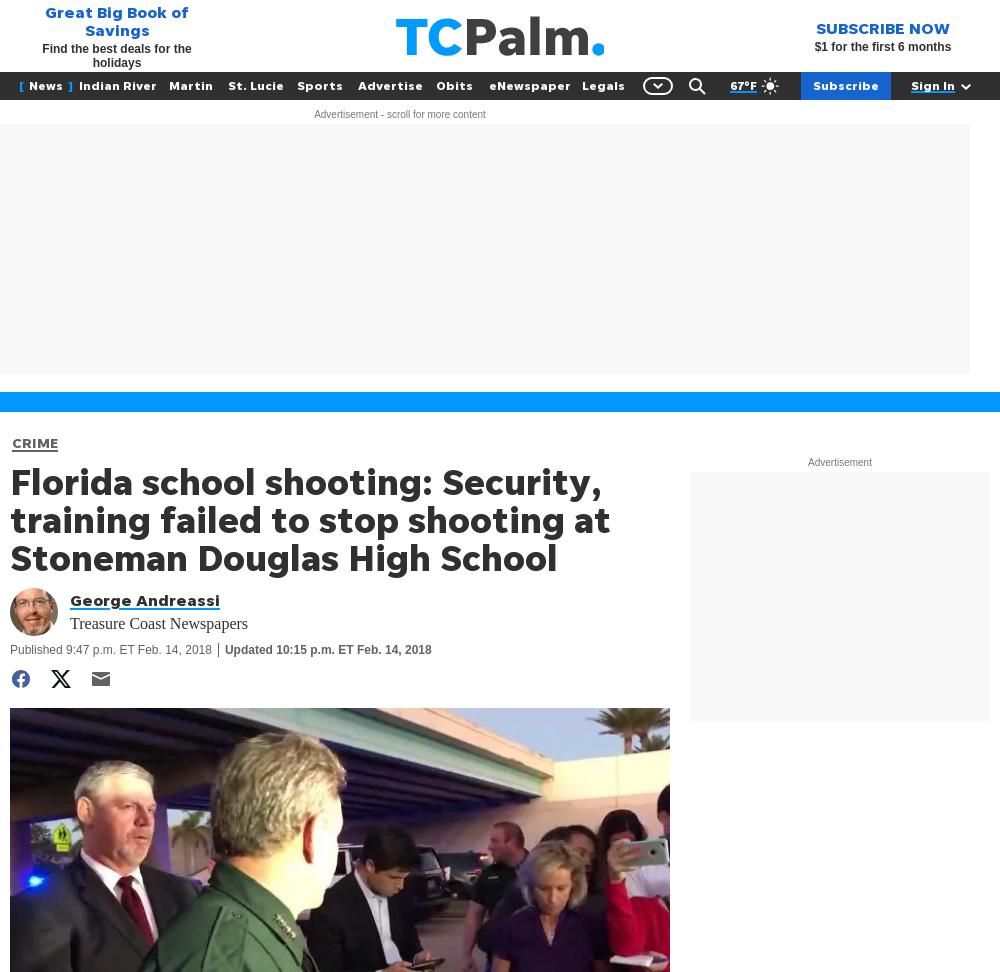 This screenshot has height=972, width=1000. I want to click on 'Legals', so click(601, 84).